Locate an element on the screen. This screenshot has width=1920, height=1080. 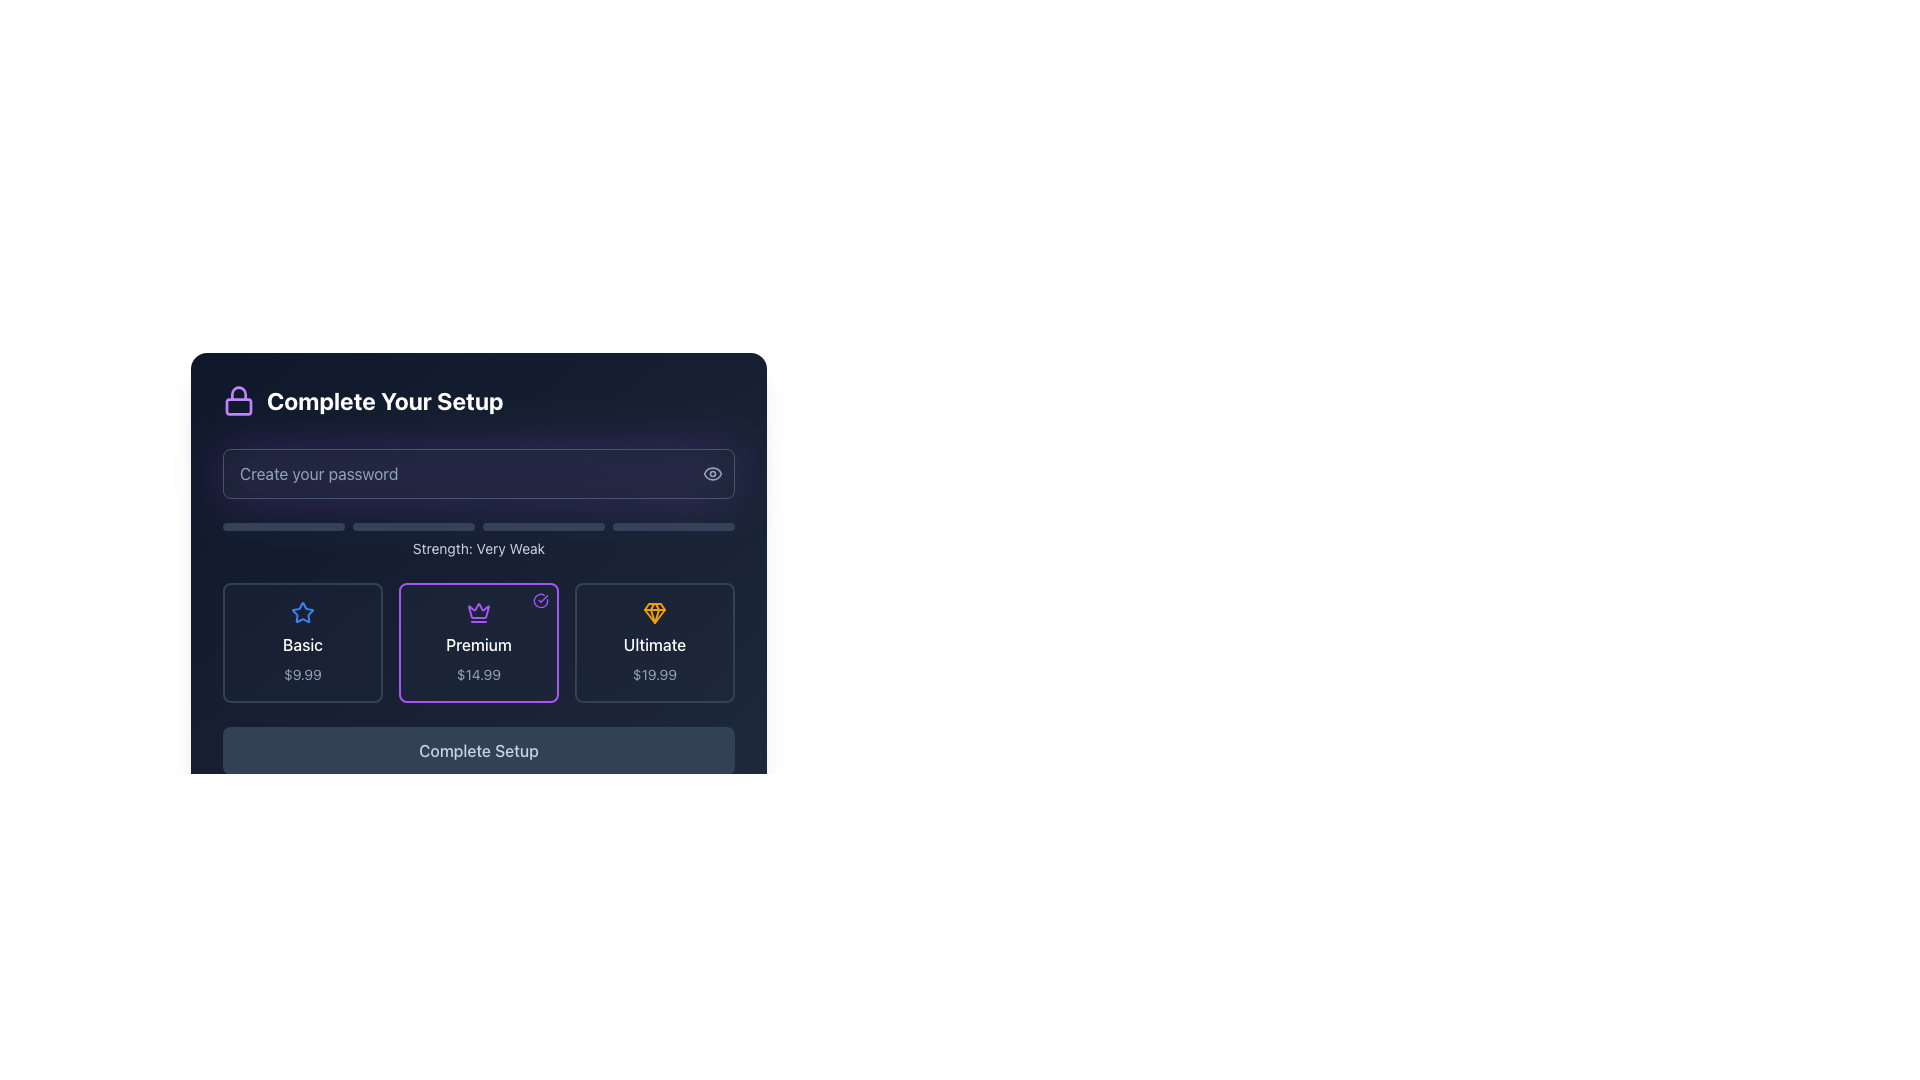
the fourth progress indicator segment in the password strength meter, which is a dark gray horizontal bar with a rounded appearance is located at coordinates (673, 526).